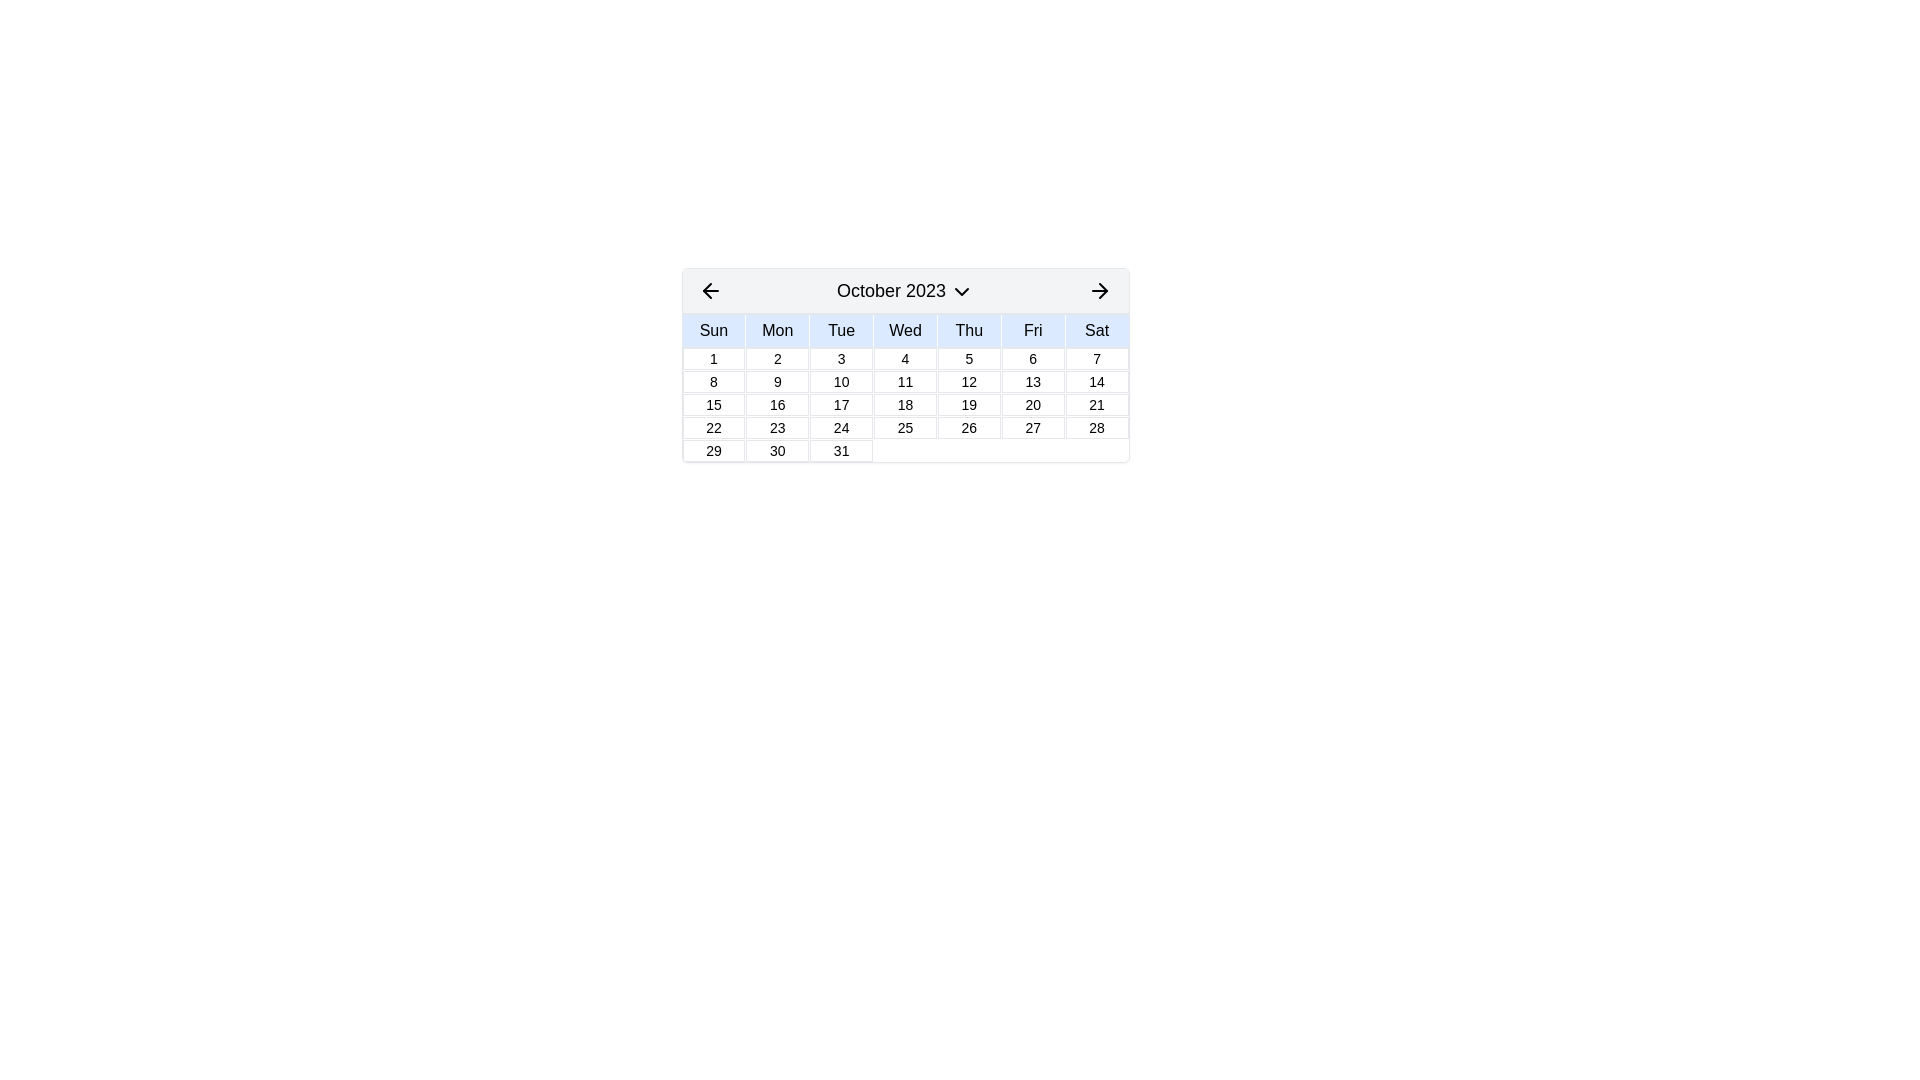  I want to click on the text element displaying the number '1' in the Sunday cell of the calendar grid by moving the mouse to its center point, so click(713, 357).